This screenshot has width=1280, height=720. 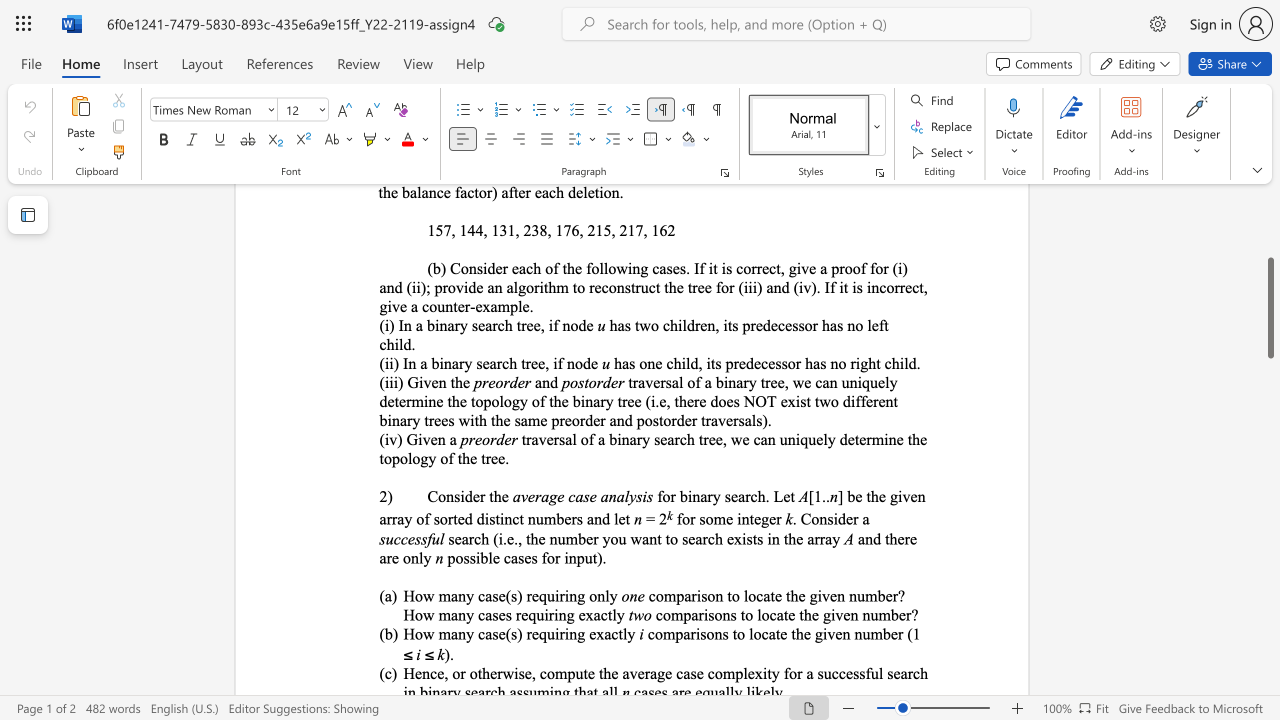 What do you see at coordinates (714, 401) in the screenshot?
I see `the 2th character "d" in the text` at bounding box center [714, 401].